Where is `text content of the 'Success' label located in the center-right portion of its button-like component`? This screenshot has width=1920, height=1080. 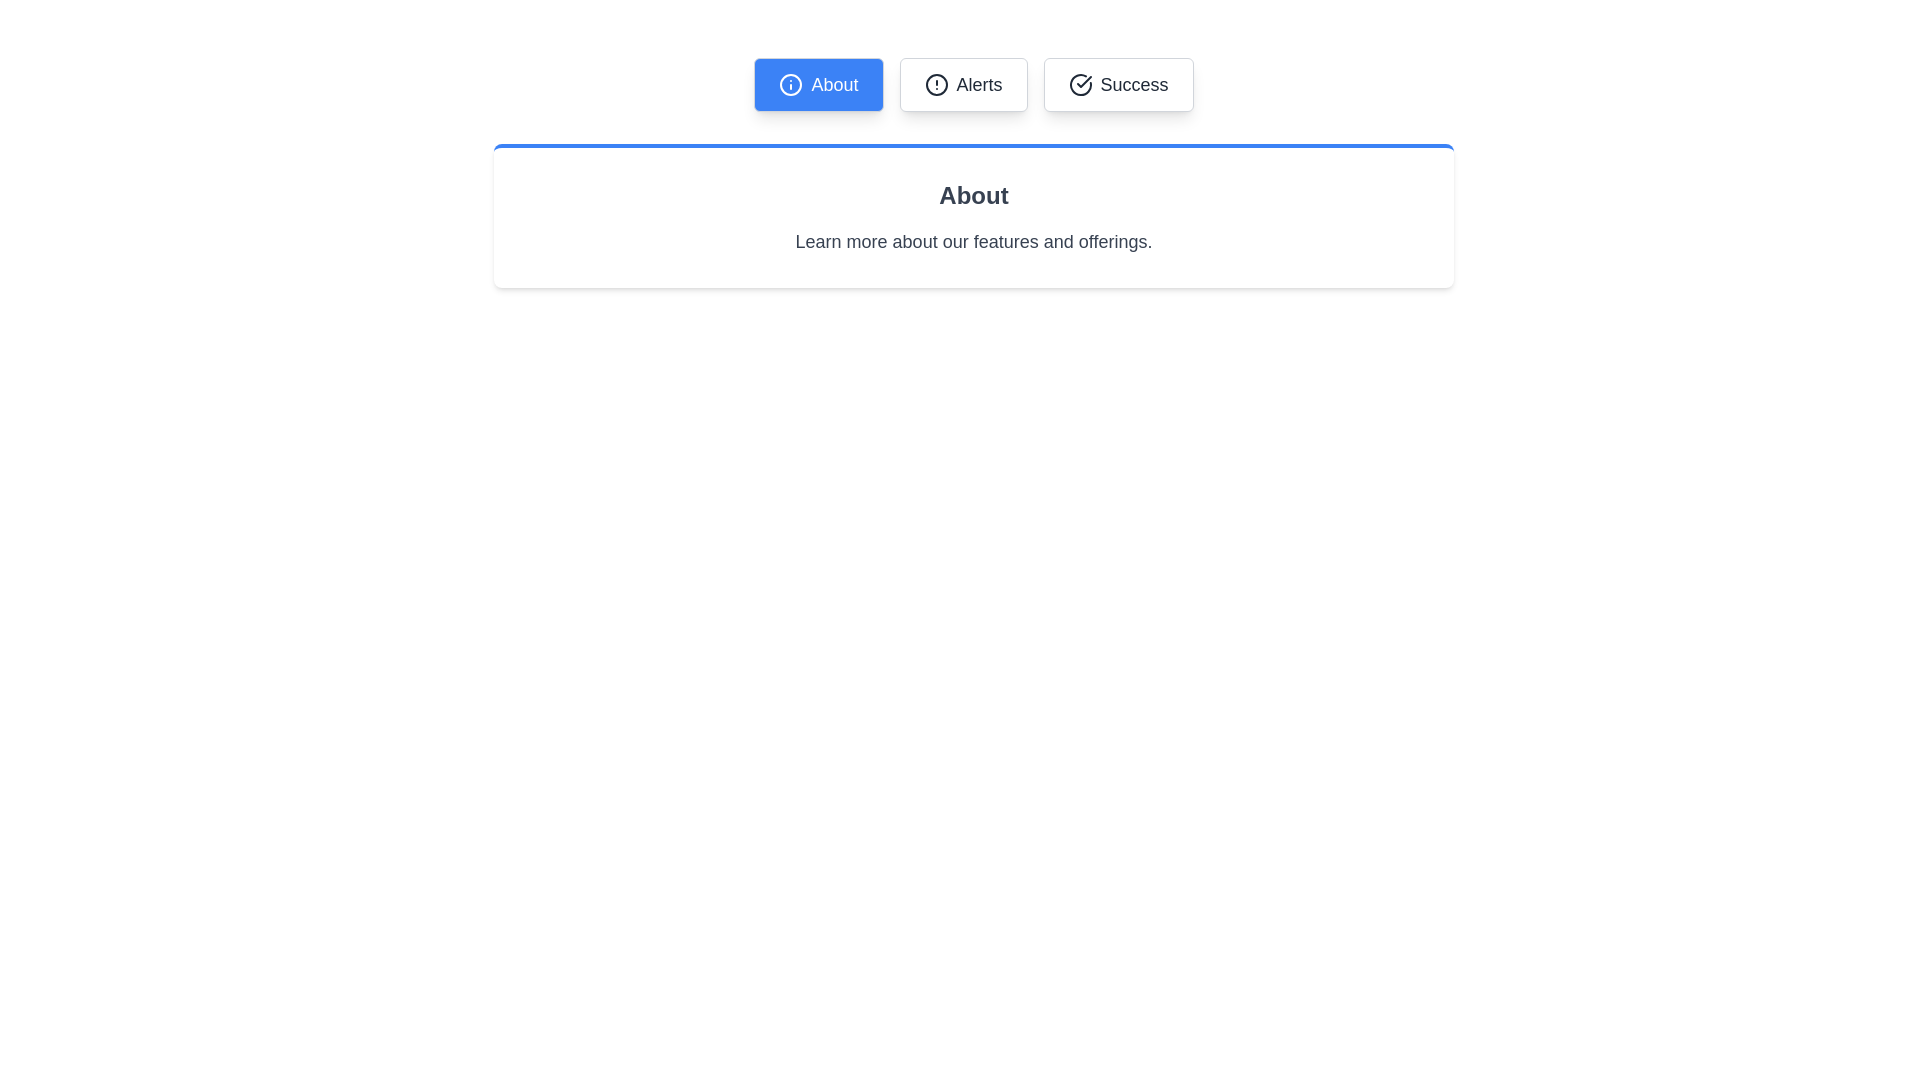
text content of the 'Success' label located in the center-right portion of its button-like component is located at coordinates (1134, 83).